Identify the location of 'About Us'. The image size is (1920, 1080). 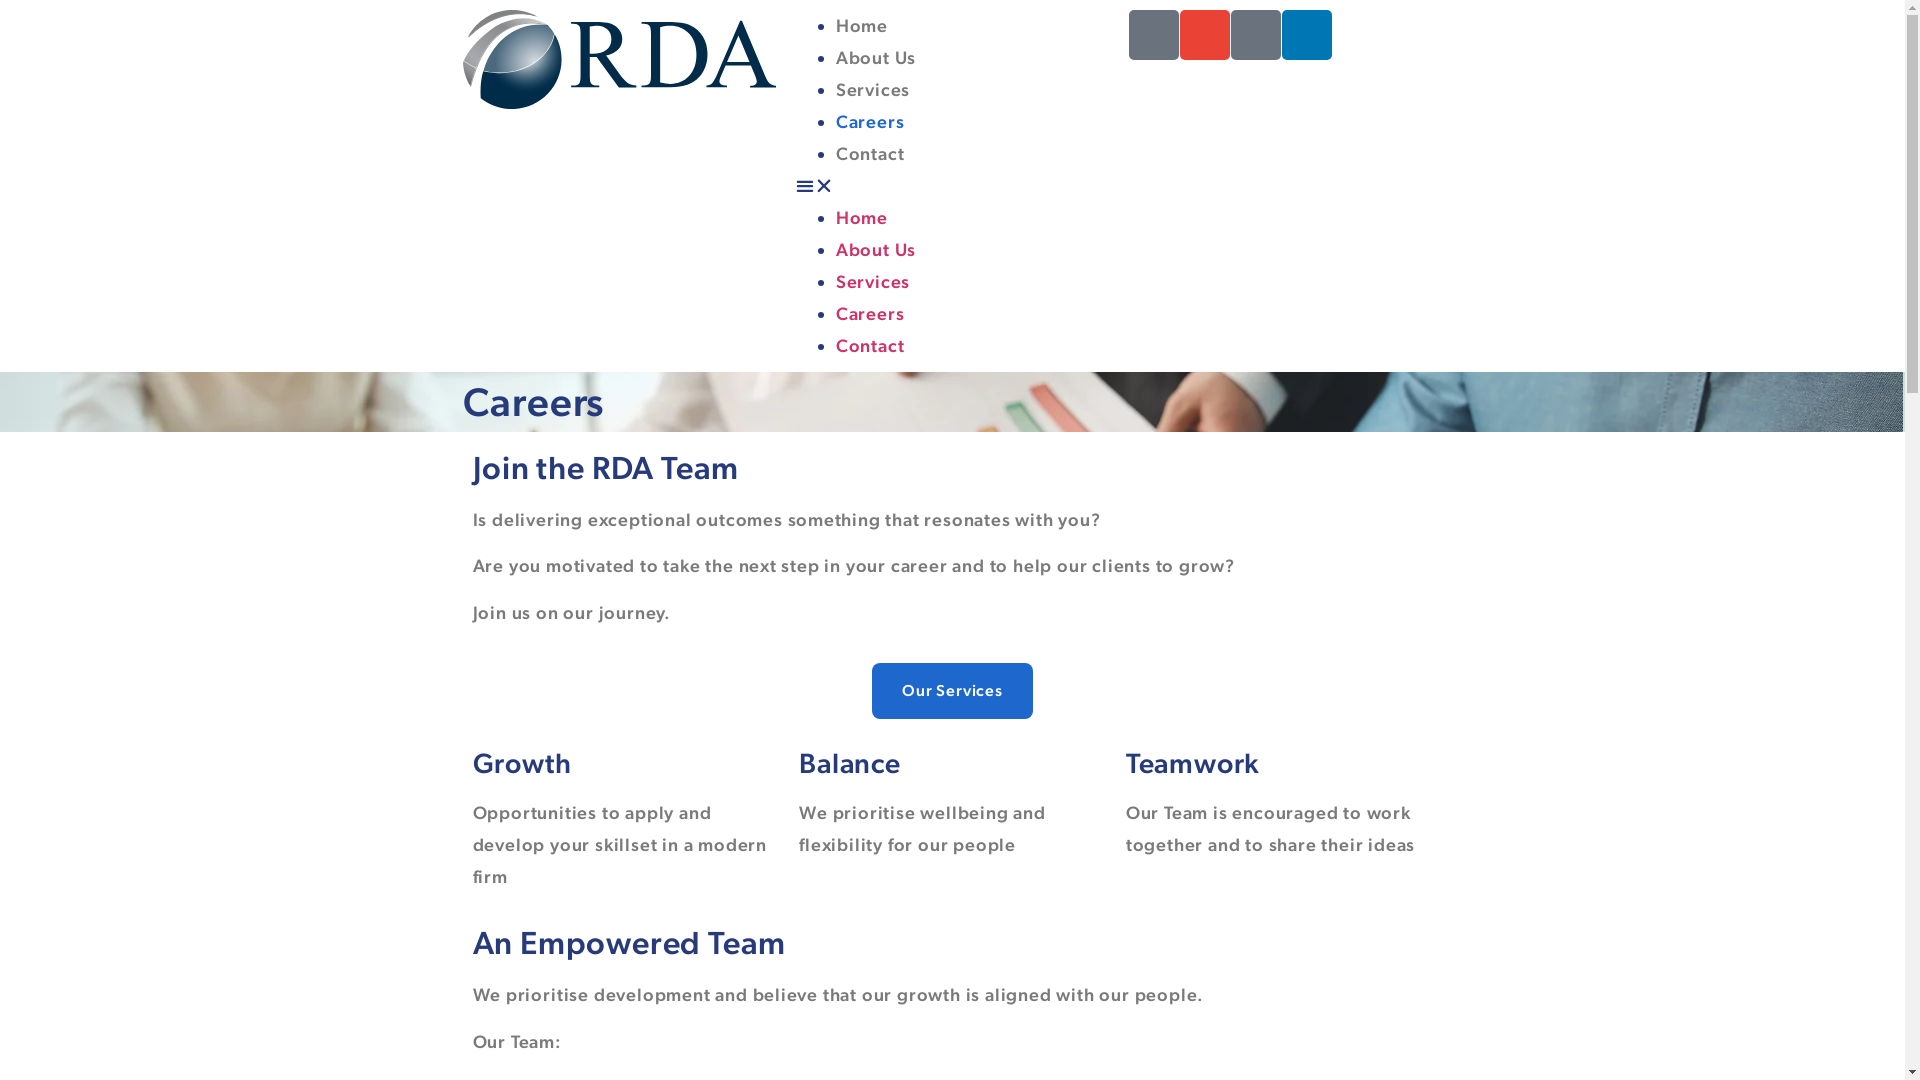
(876, 56).